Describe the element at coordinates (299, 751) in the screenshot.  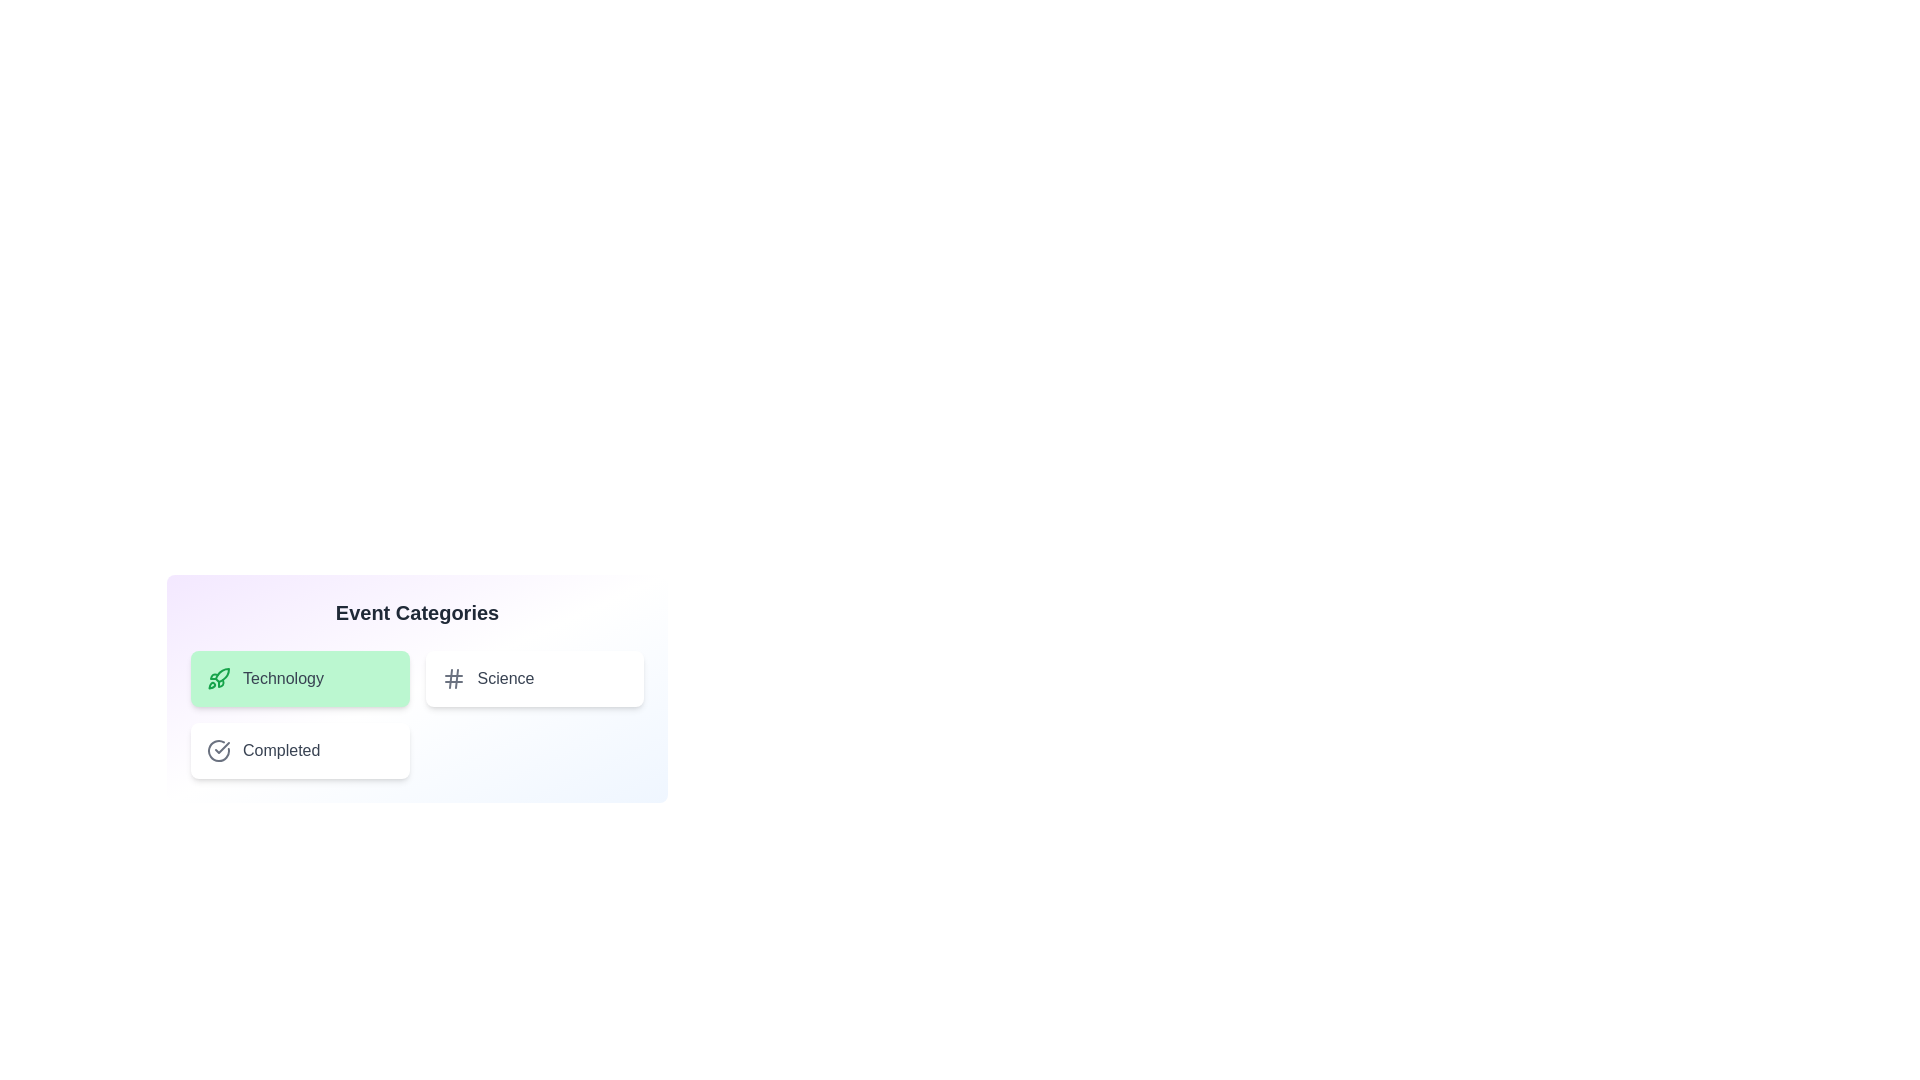
I see `the category chip named Completed` at that location.